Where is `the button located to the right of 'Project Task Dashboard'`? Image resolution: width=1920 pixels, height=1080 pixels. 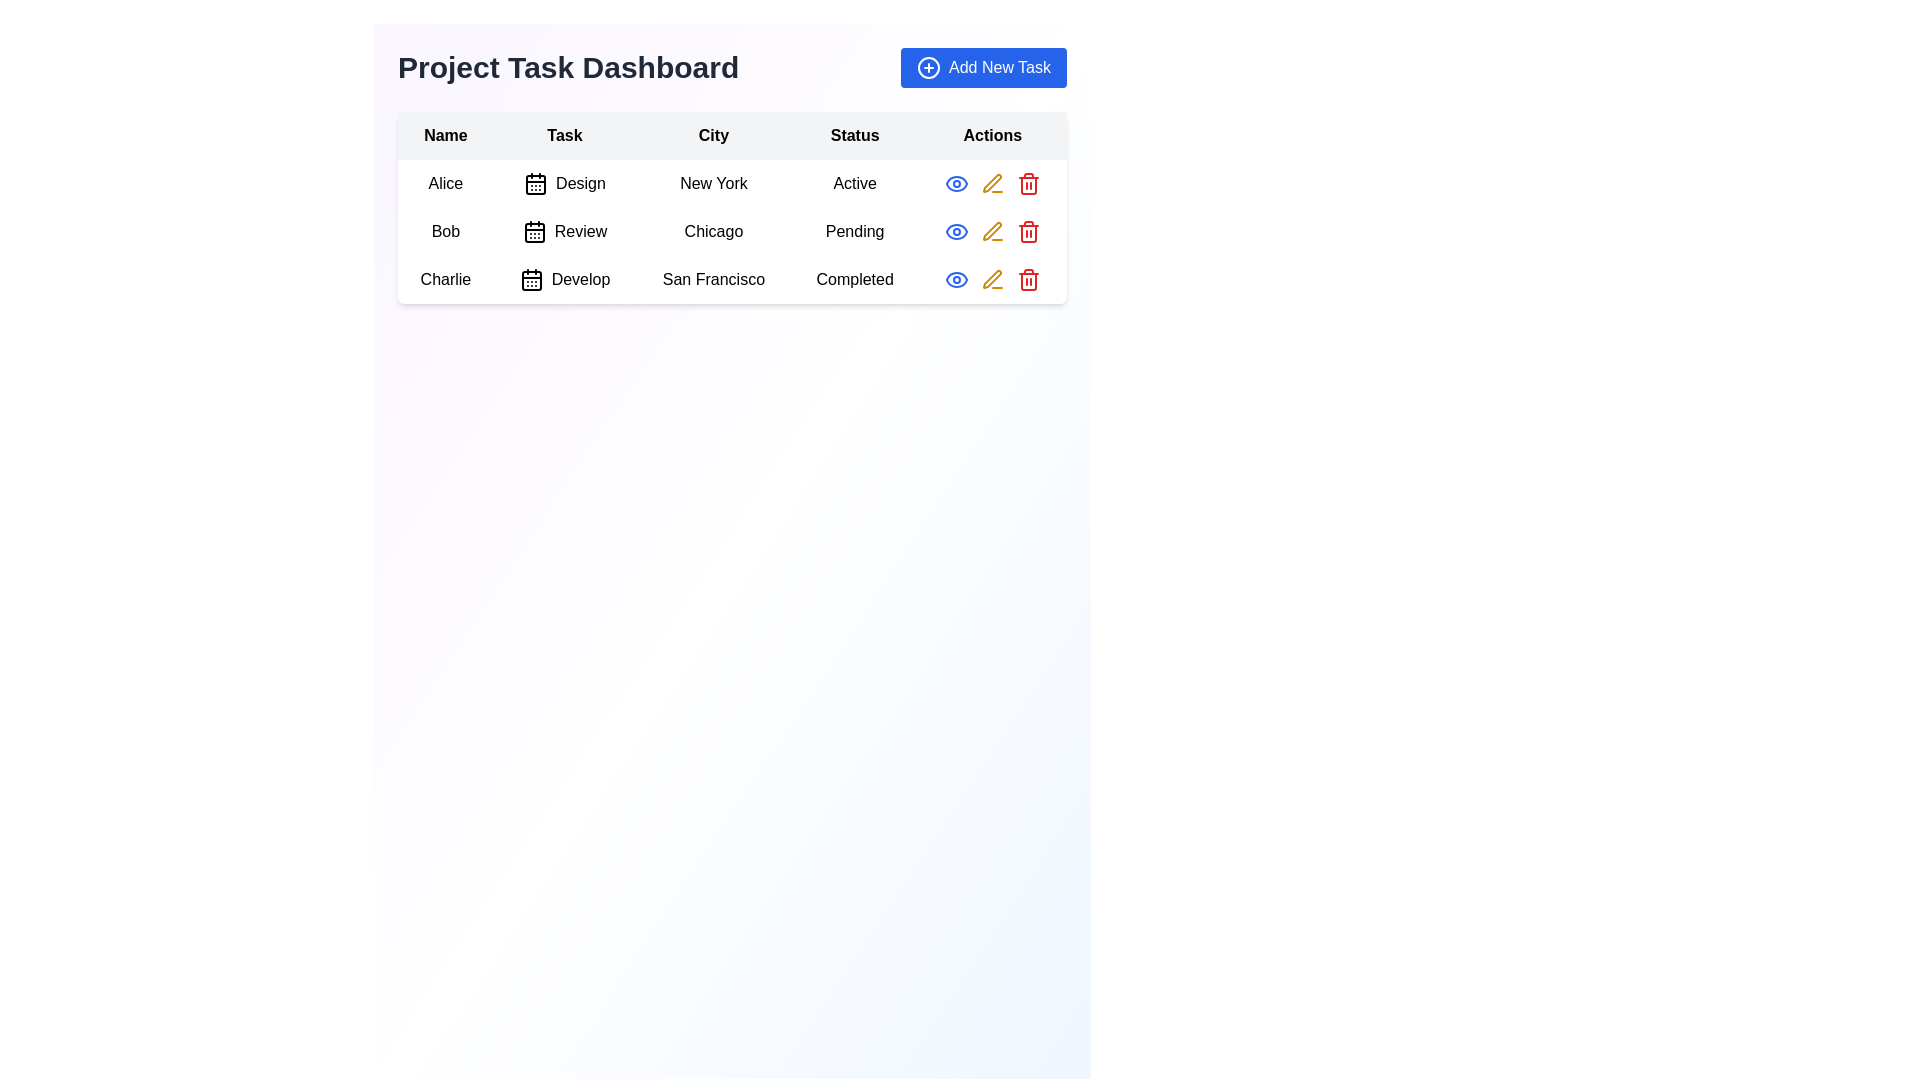
the button located to the right of 'Project Task Dashboard' is located at coordinates (983, 67).